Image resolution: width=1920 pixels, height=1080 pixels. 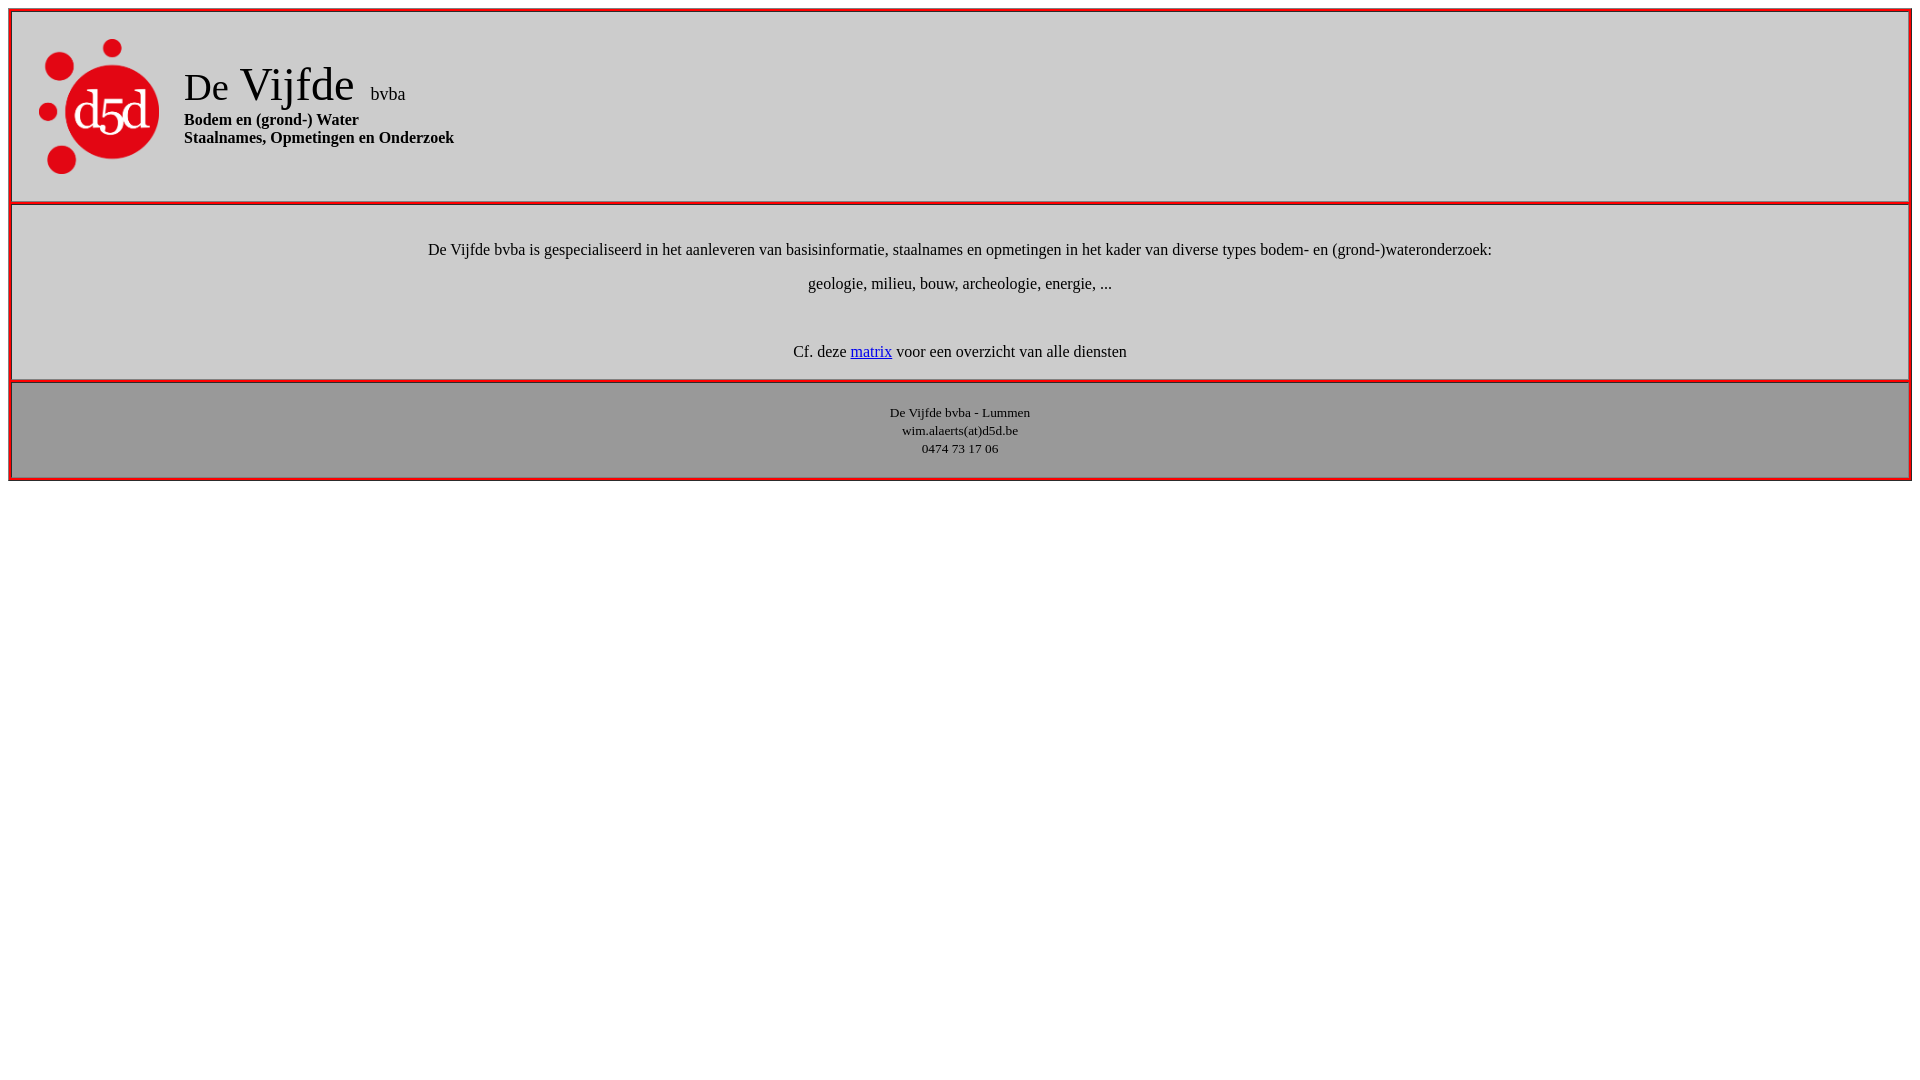 What do you see at coordinates (870, 350) in the screenshot?
I see `'matrix'` at bounding box center [870, 350].